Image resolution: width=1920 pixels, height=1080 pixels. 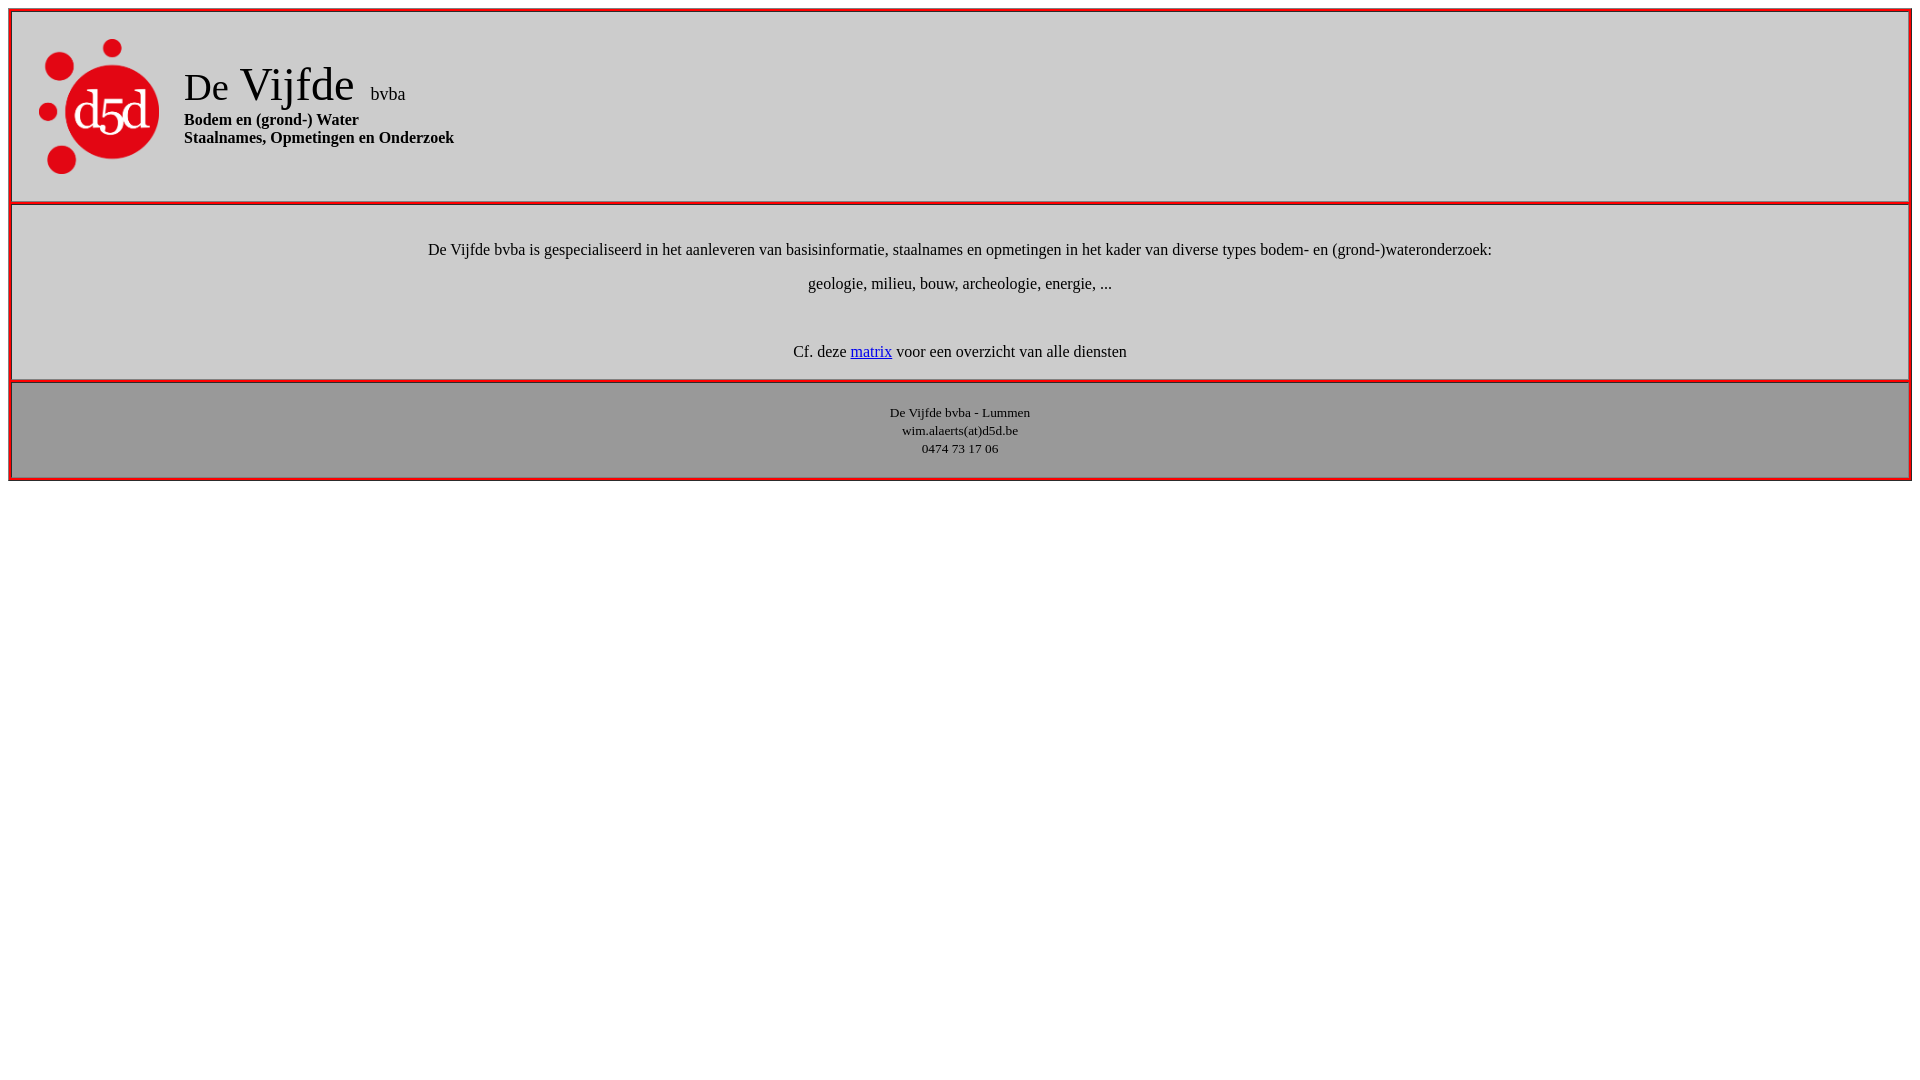 What do you see at coordinates (870, 350) in the screenshot?
I see `'matrix'` at bounding box center [870, 350].